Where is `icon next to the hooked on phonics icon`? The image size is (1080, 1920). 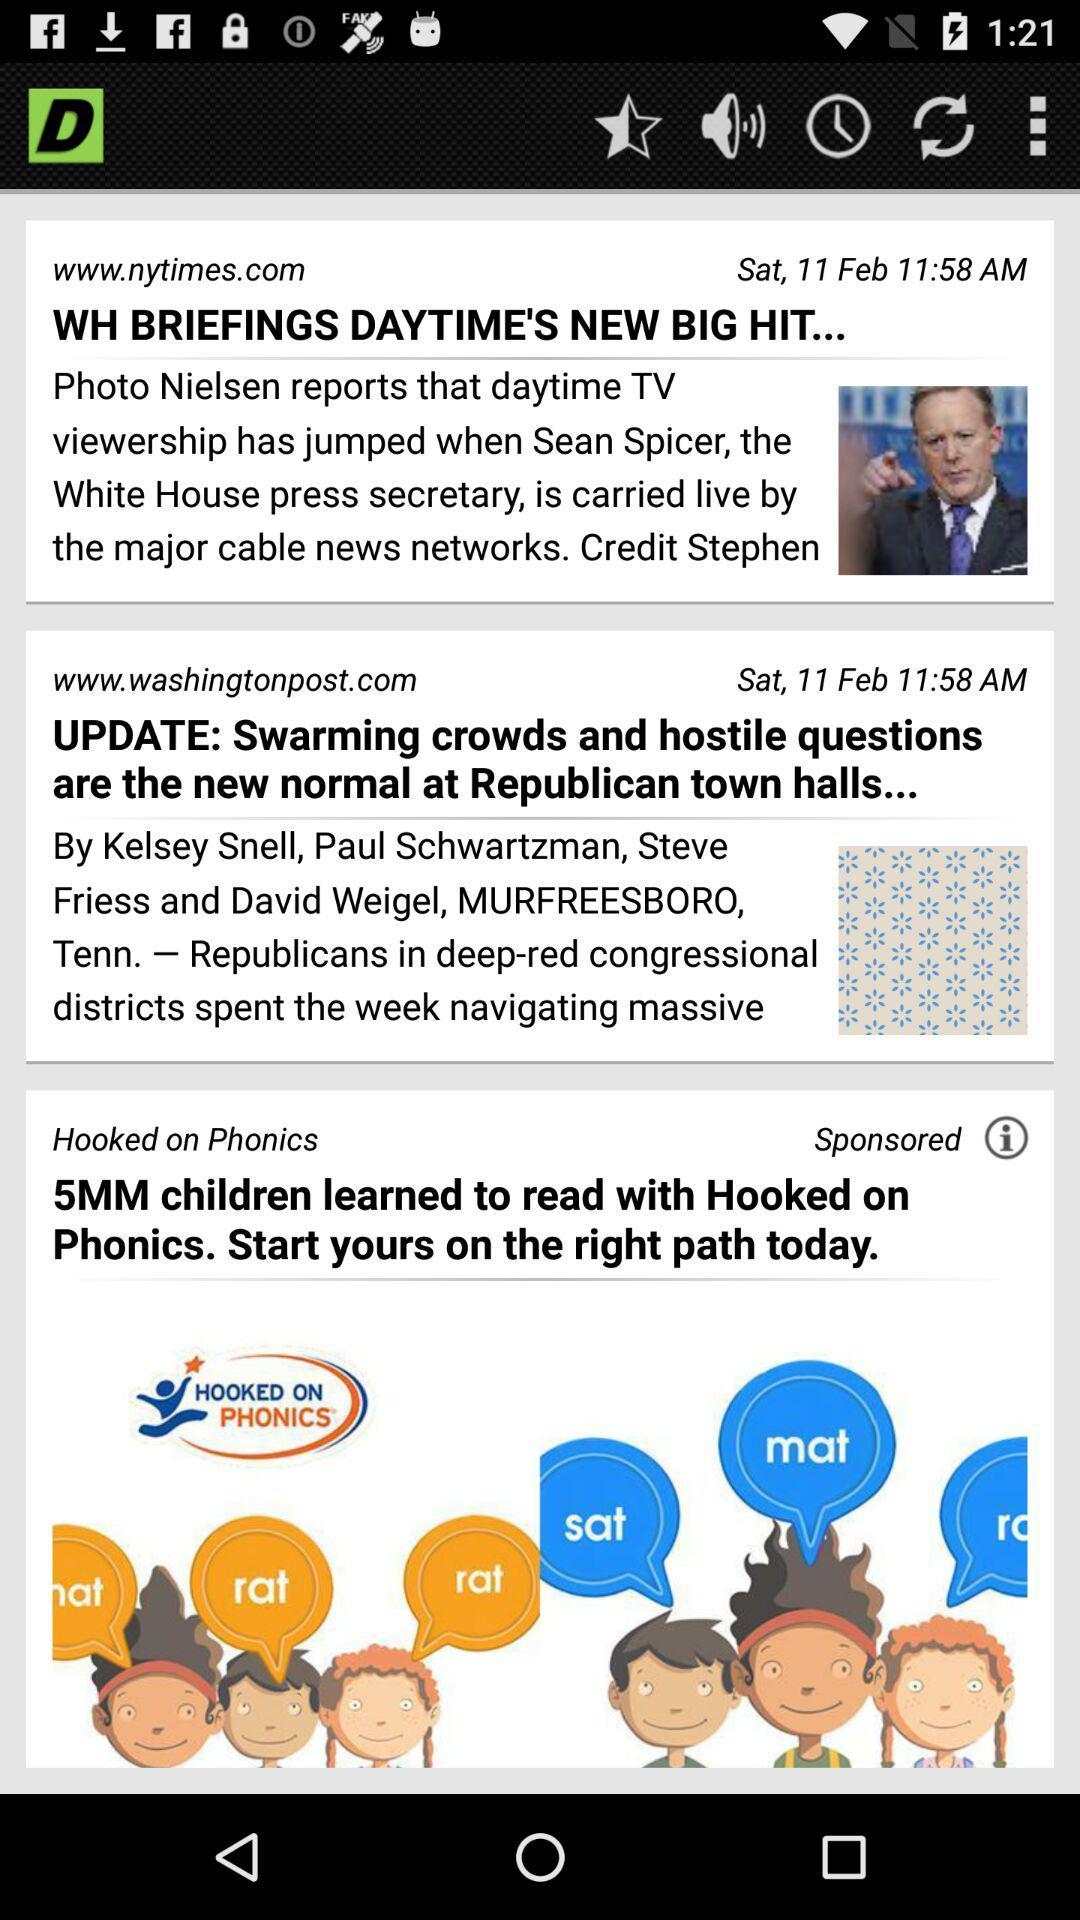
icon next to the hooked on phonics icon is located at coordinates (886, 1138).